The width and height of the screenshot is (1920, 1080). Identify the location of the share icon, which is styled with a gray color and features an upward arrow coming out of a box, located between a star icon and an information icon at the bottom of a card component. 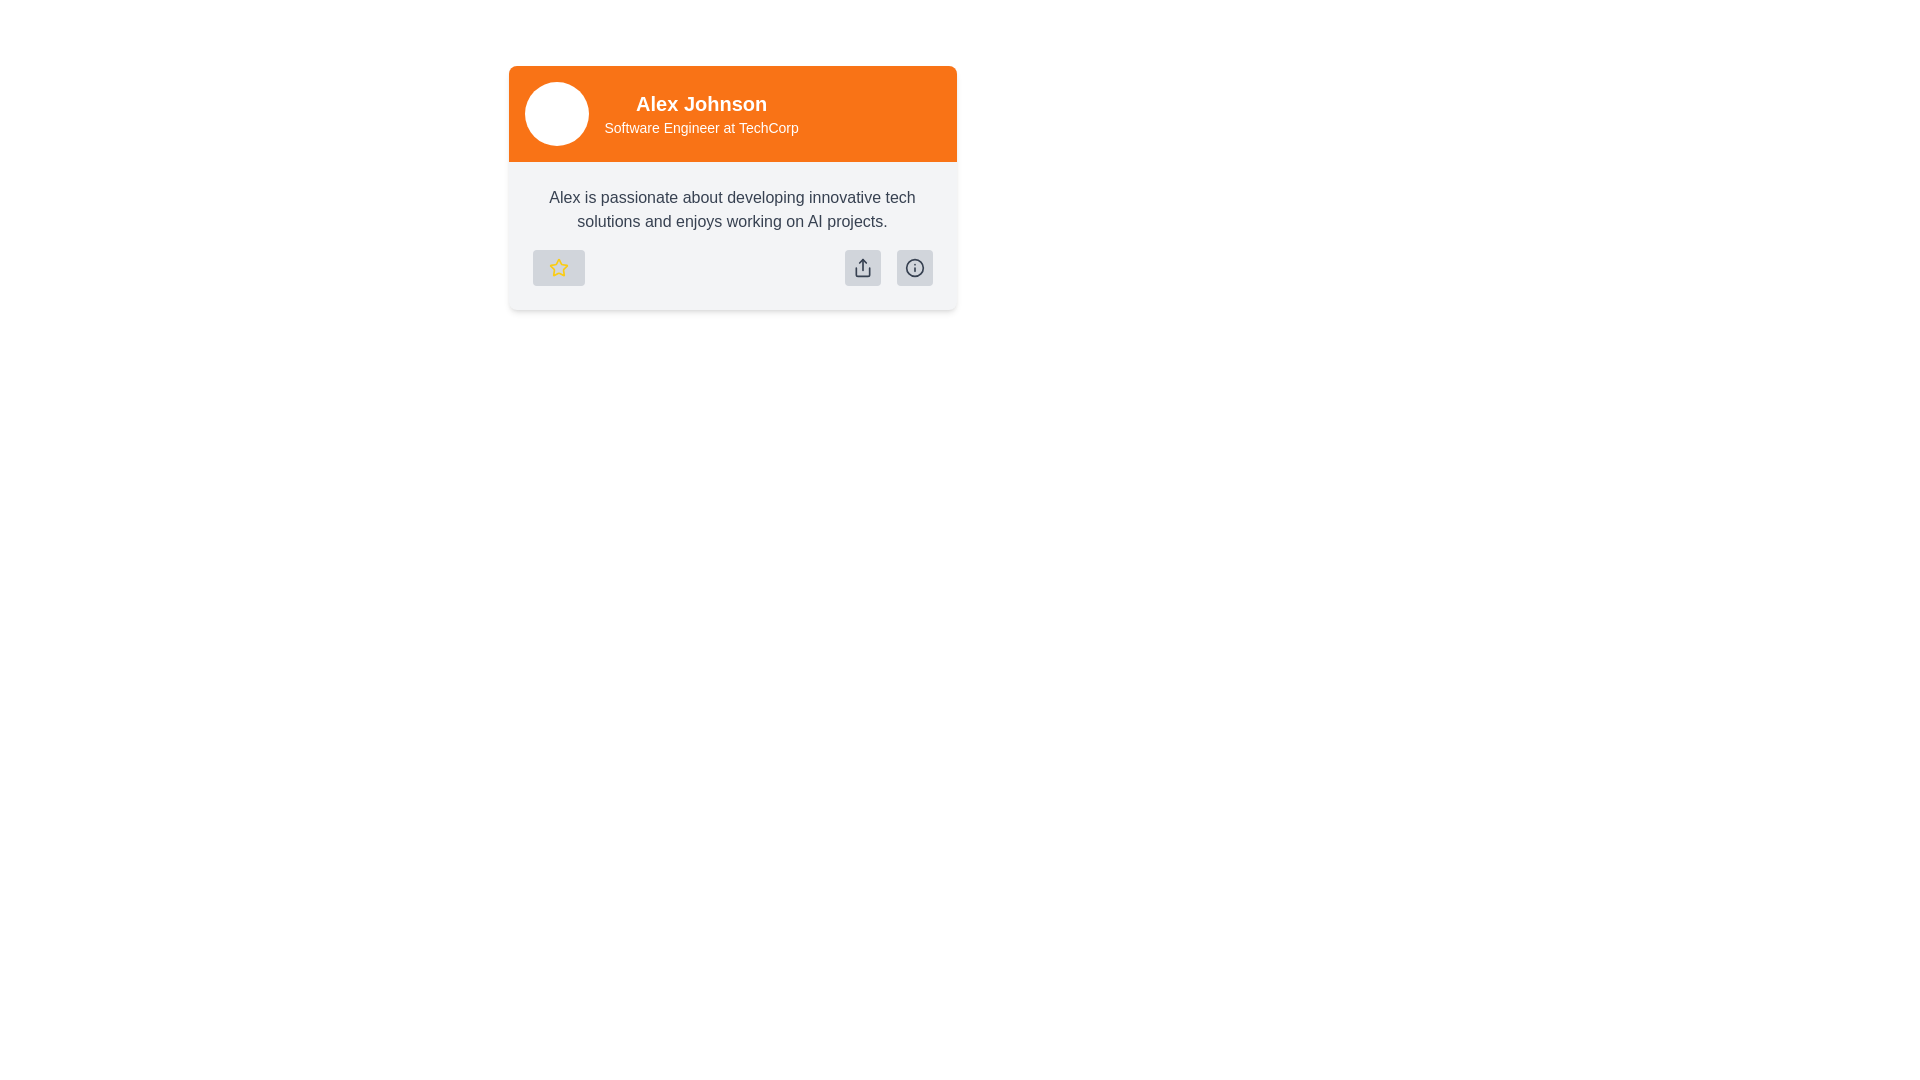
(862, 266).